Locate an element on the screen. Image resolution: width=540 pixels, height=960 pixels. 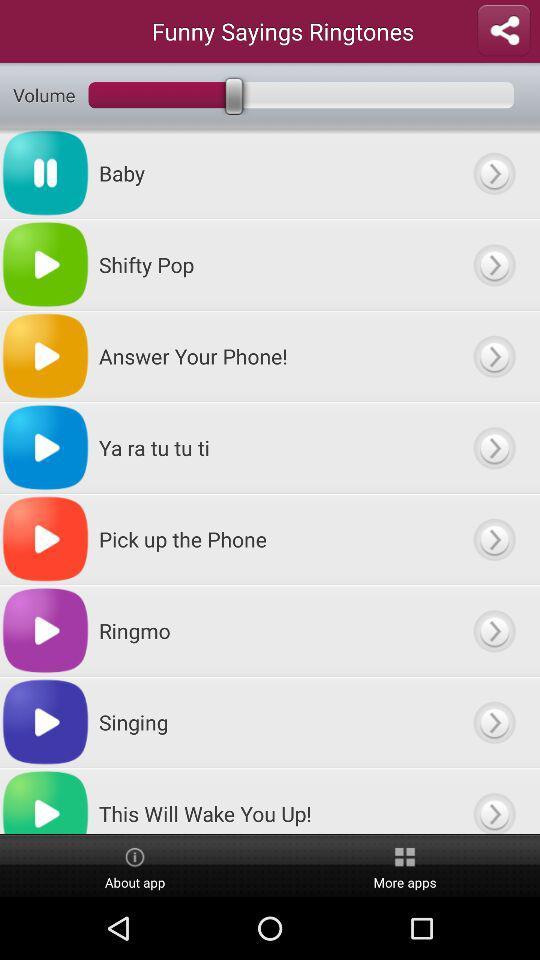
option is located at coordinates (493, 172).